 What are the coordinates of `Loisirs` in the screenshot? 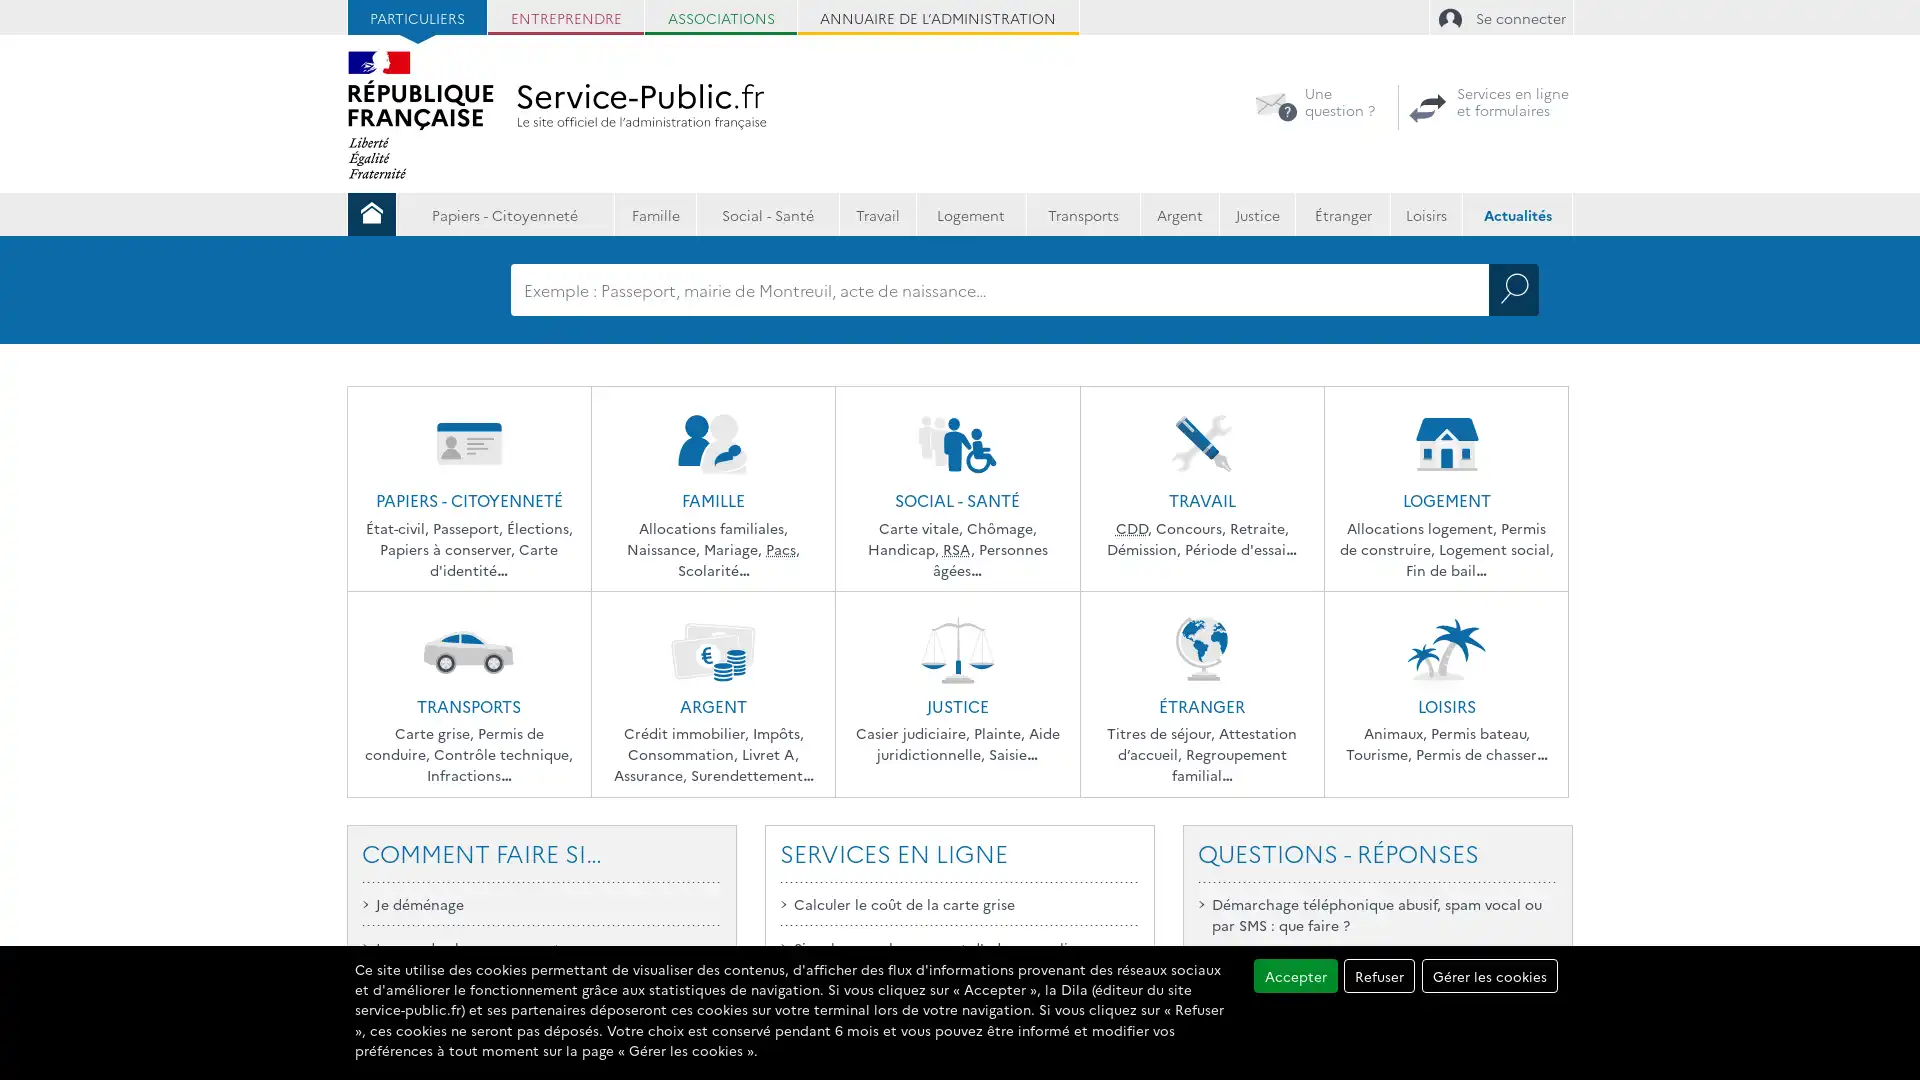 It's located at (1425, 213).